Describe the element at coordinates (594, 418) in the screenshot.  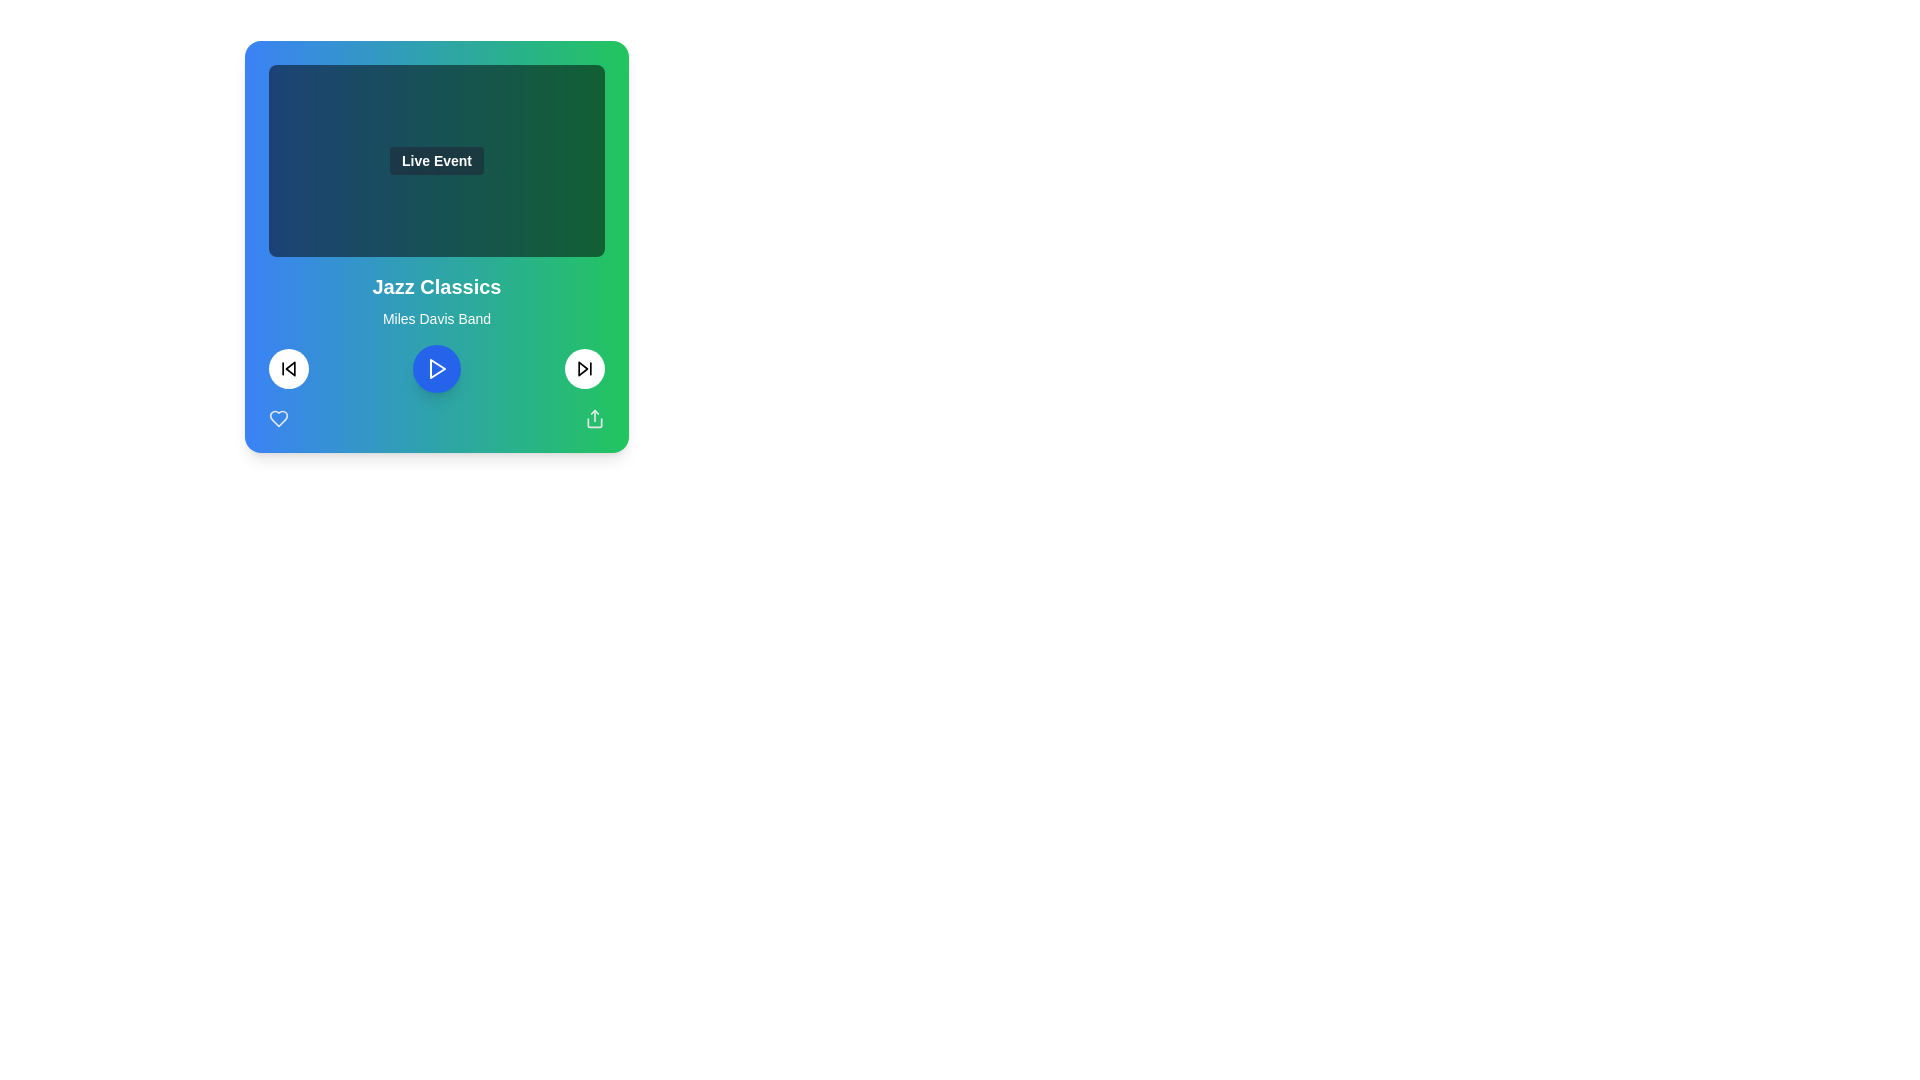
I see `the share action icon located at the bottom-right corner of the playback controls section to initiate a sharing action` at that location.